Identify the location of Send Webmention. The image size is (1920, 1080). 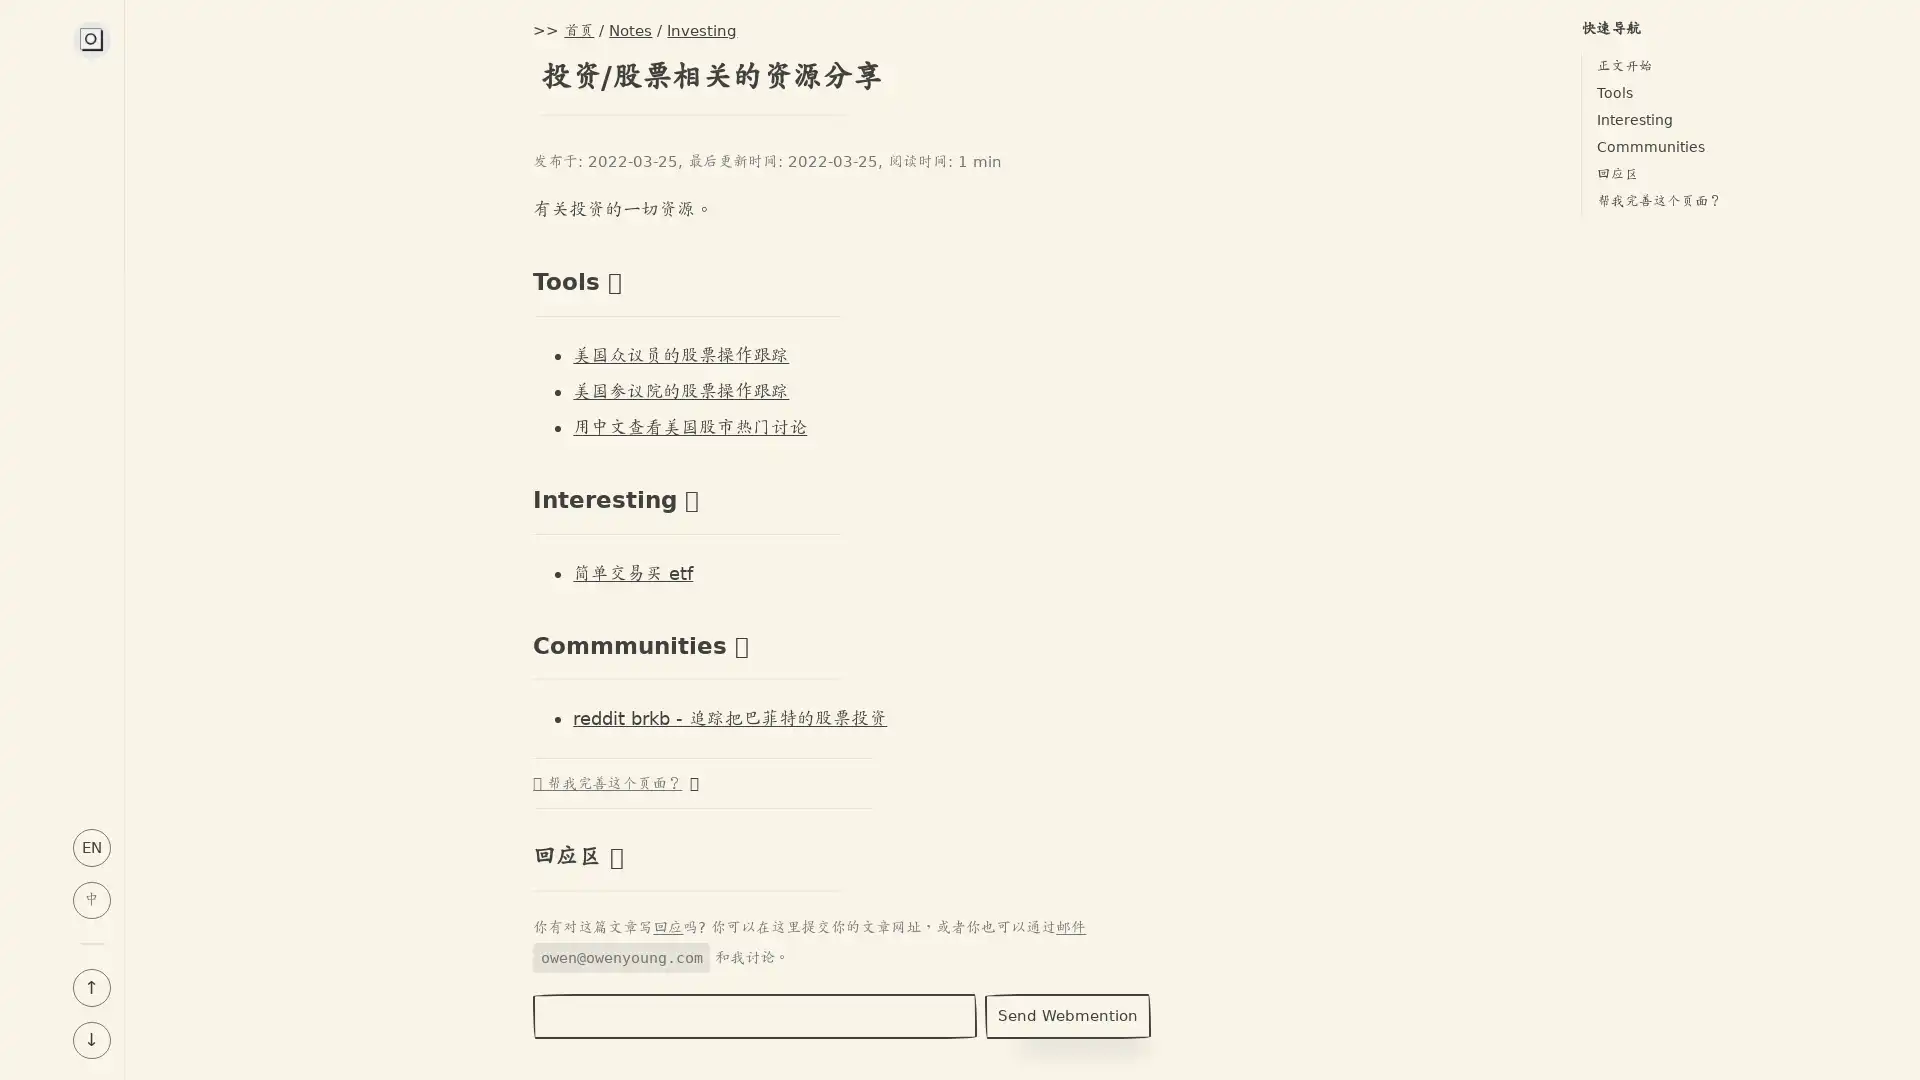
(1066, 1015).